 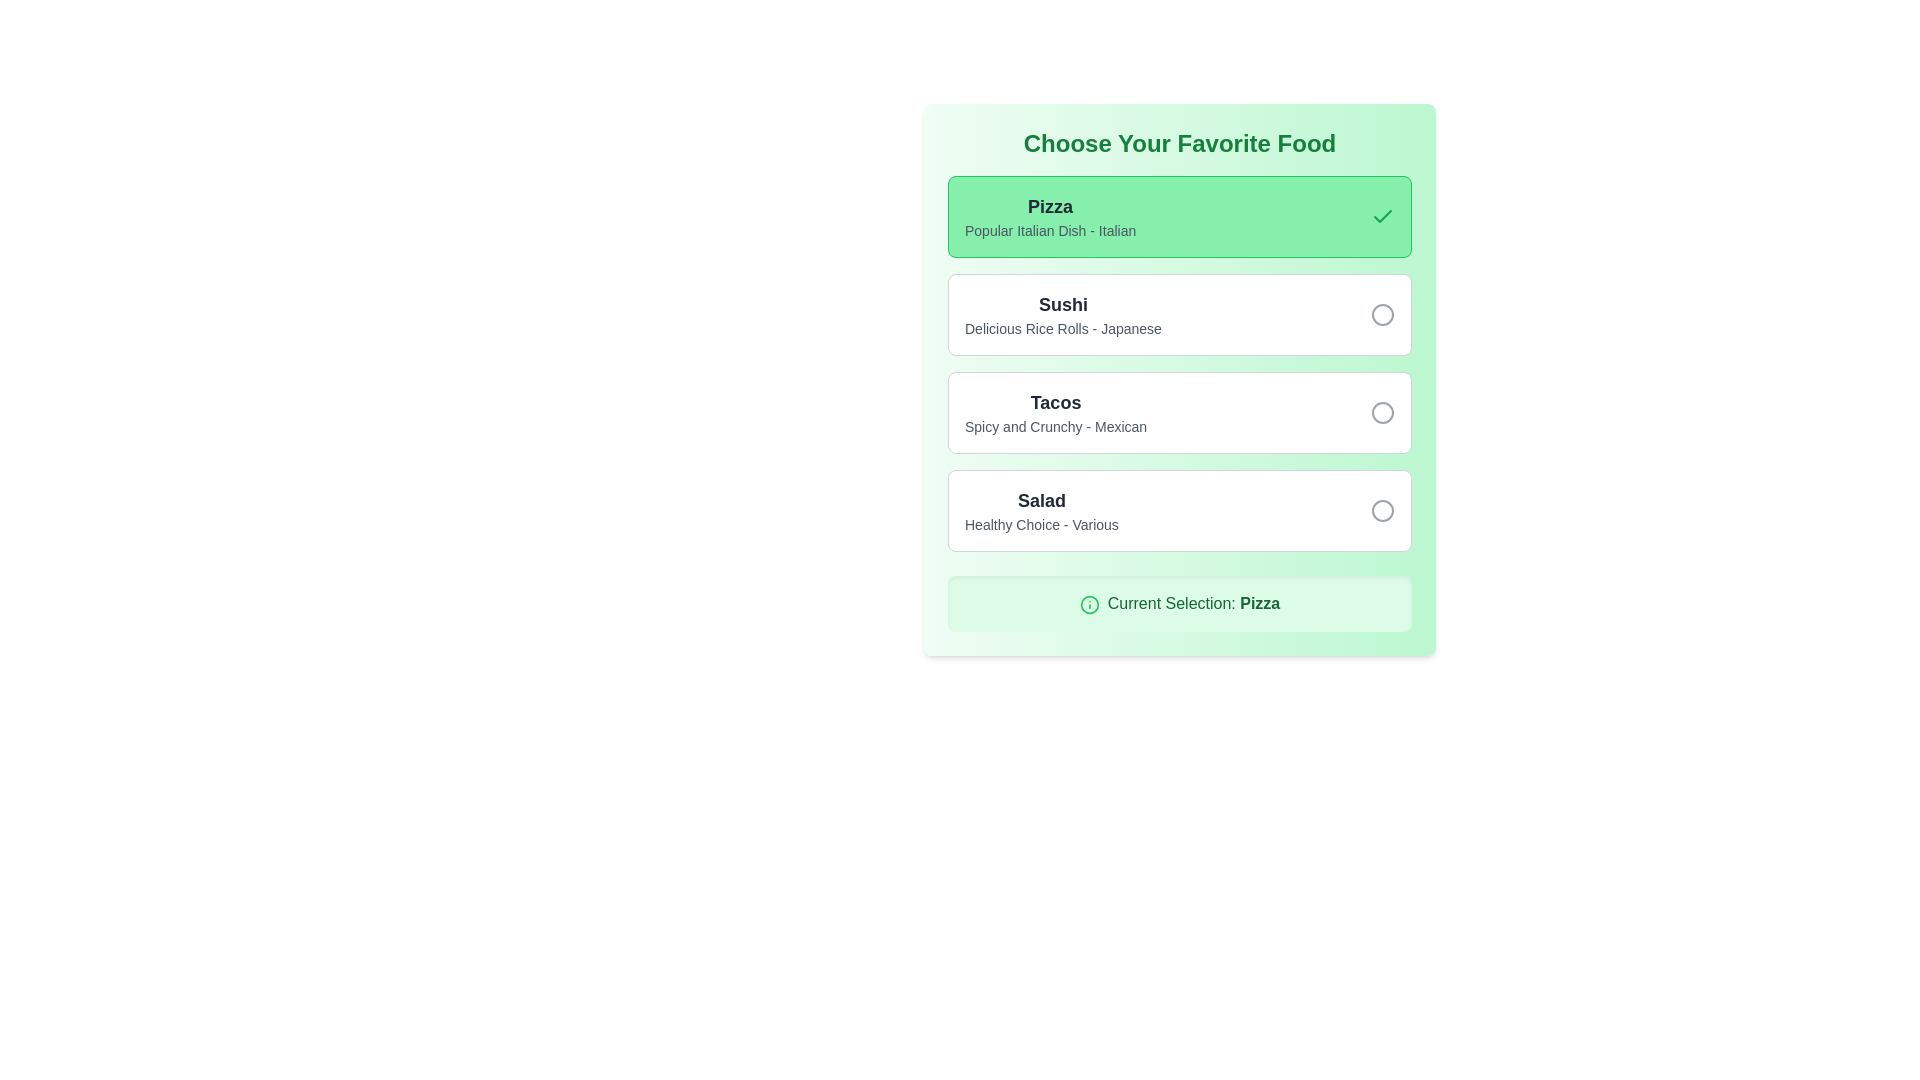 I want to click on the static text element displaying the word 'Pizza', which is styled with large, bold text on a green background, located at the upper-left portion of the card interface, so click(x=1049, y=207).